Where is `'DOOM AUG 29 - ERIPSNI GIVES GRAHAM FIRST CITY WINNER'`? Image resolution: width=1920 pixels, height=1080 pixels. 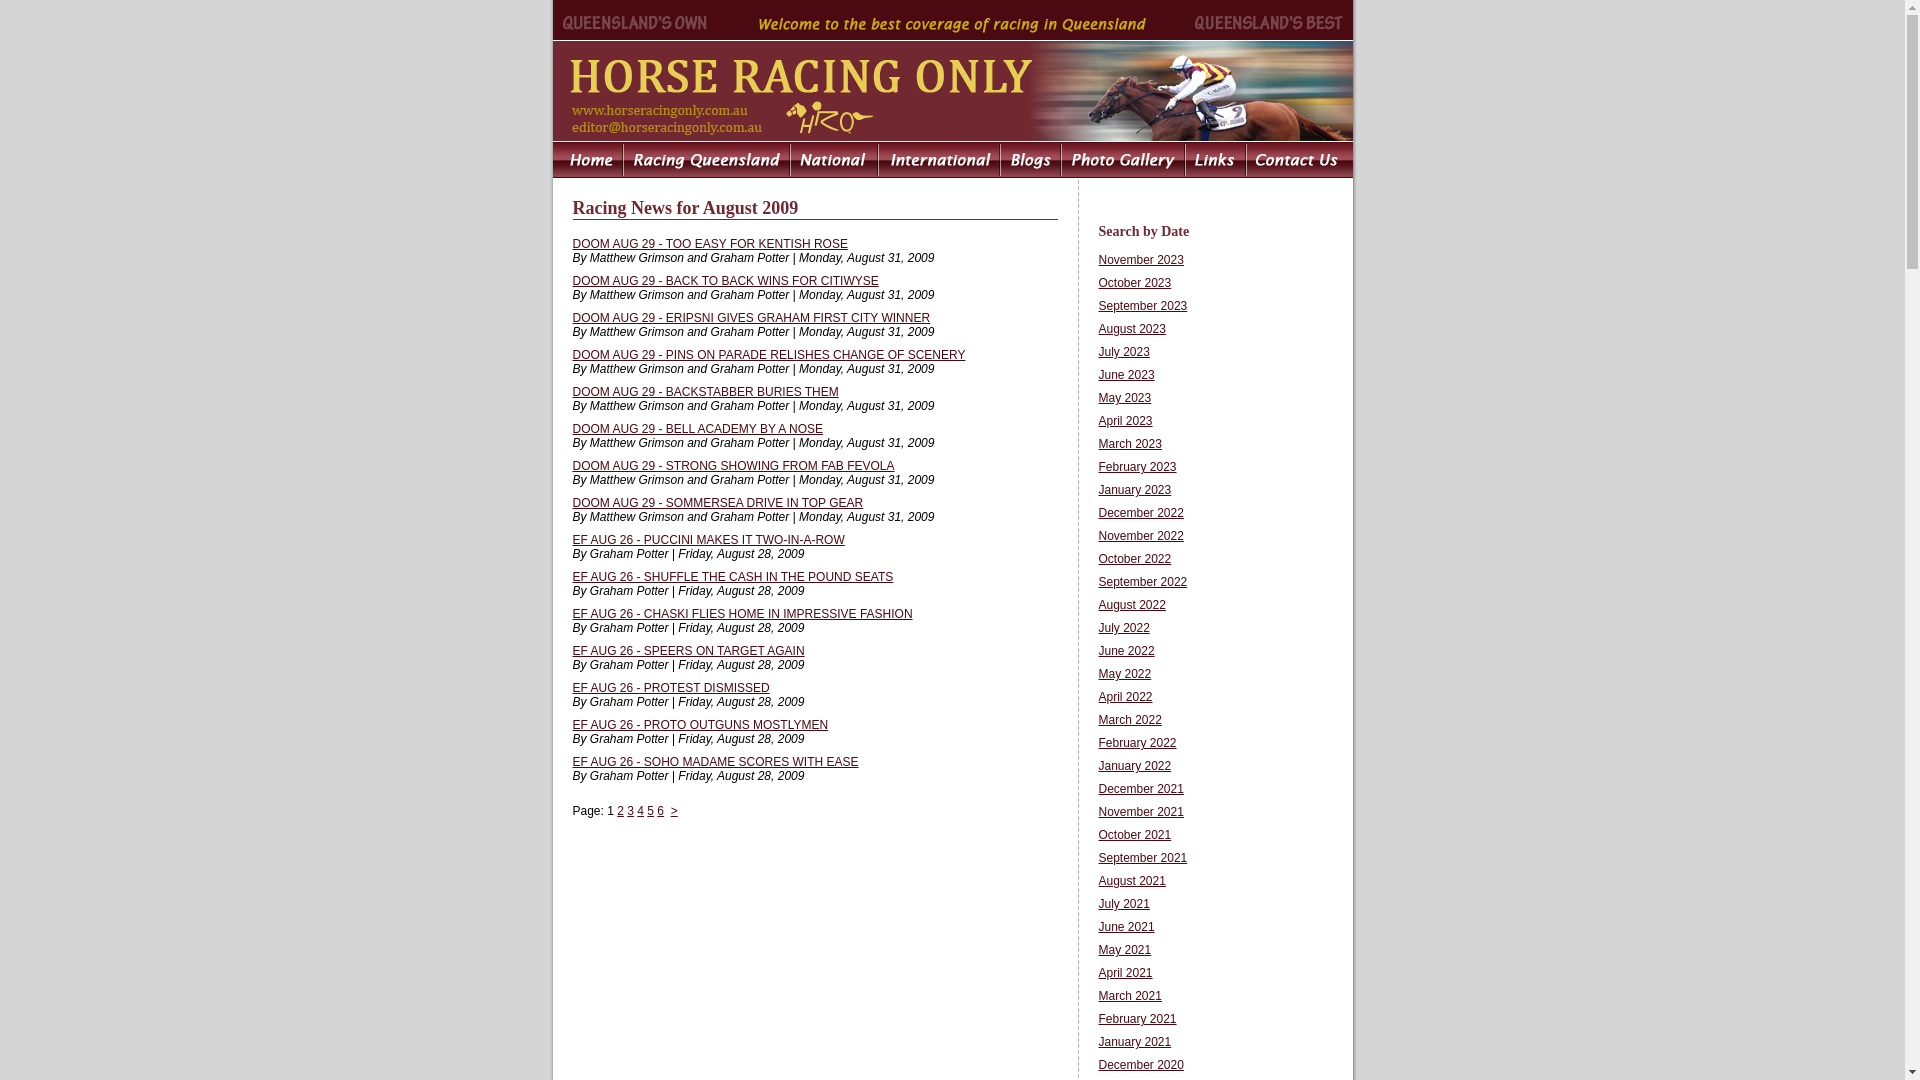
'DOOM AUG 29 - ERIPSNI GIVES GRAHAM FIRST CITY WINNER' is located at coordinates (749, 316).